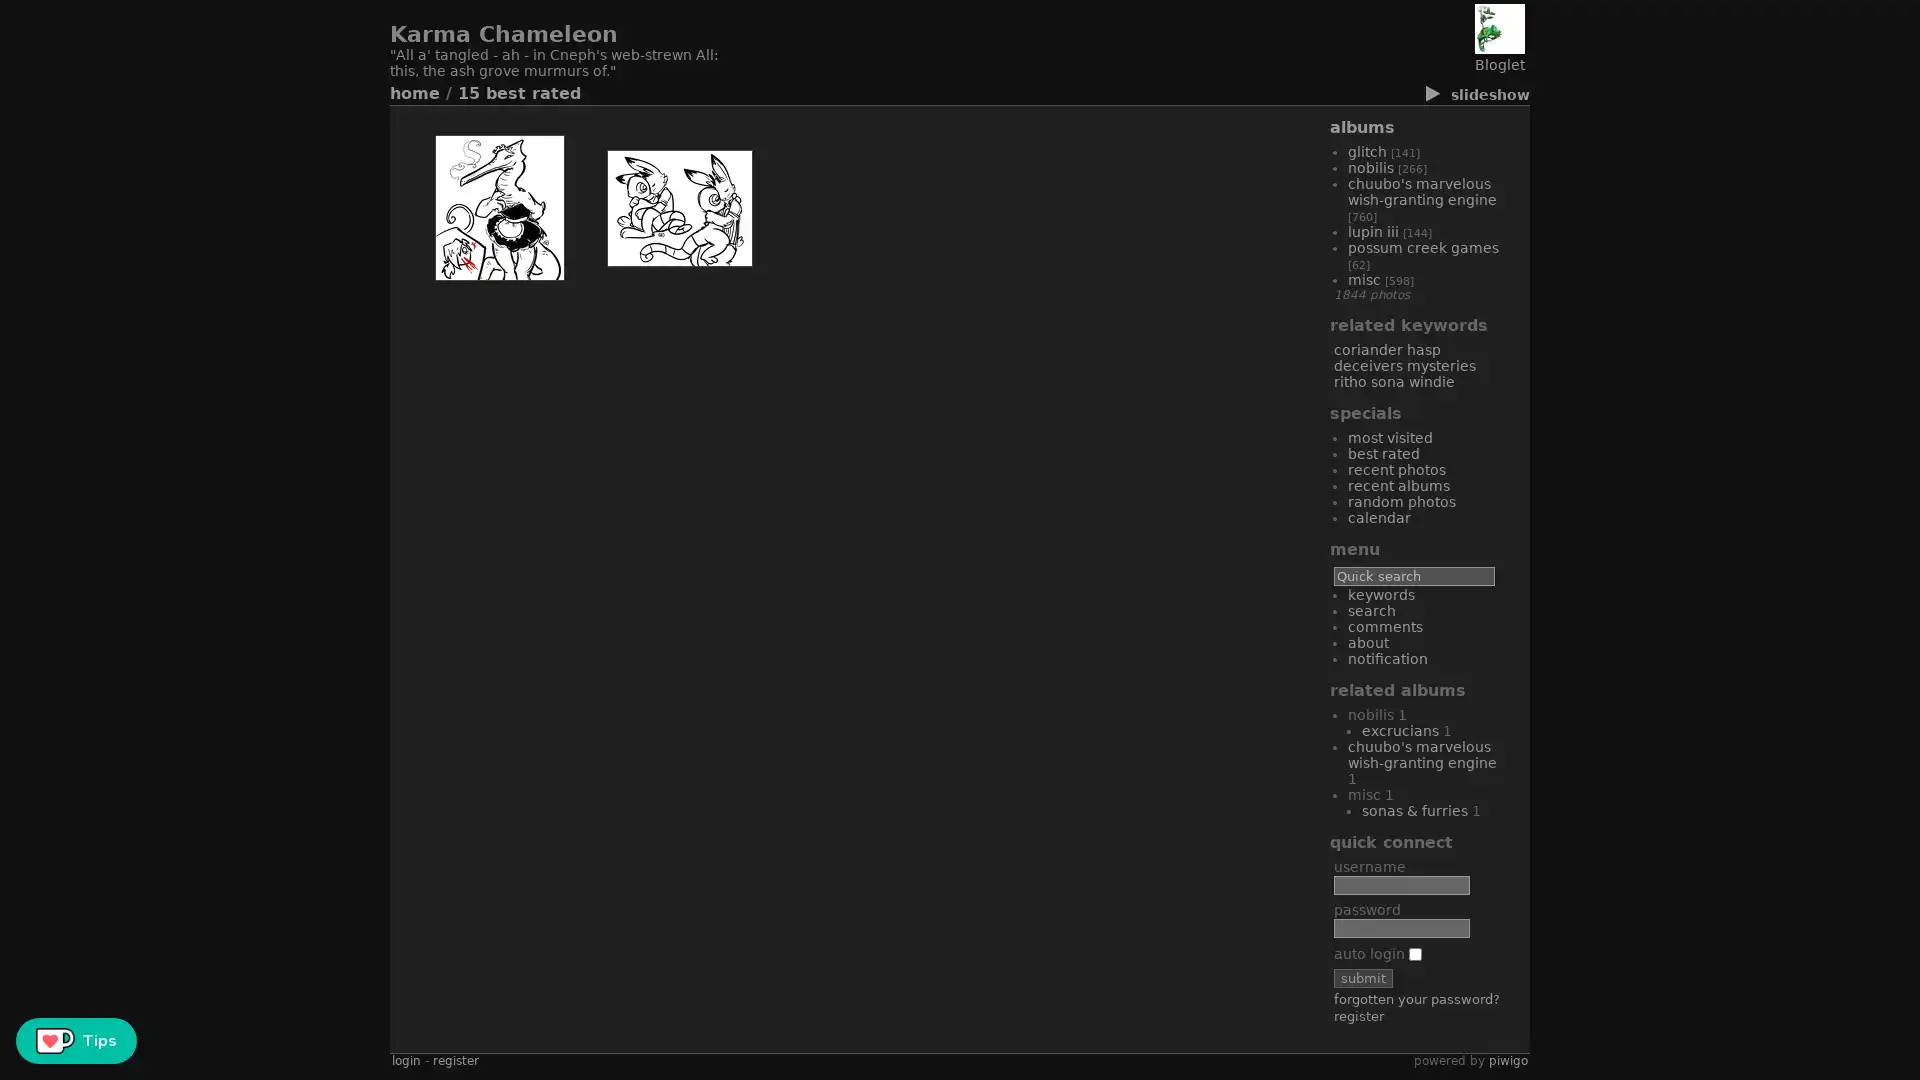 The width and height of the screenshot is (1920, 1080). Describe the element at coordinates (1362, 977) in the screenshot. I see `Submit` at that location.